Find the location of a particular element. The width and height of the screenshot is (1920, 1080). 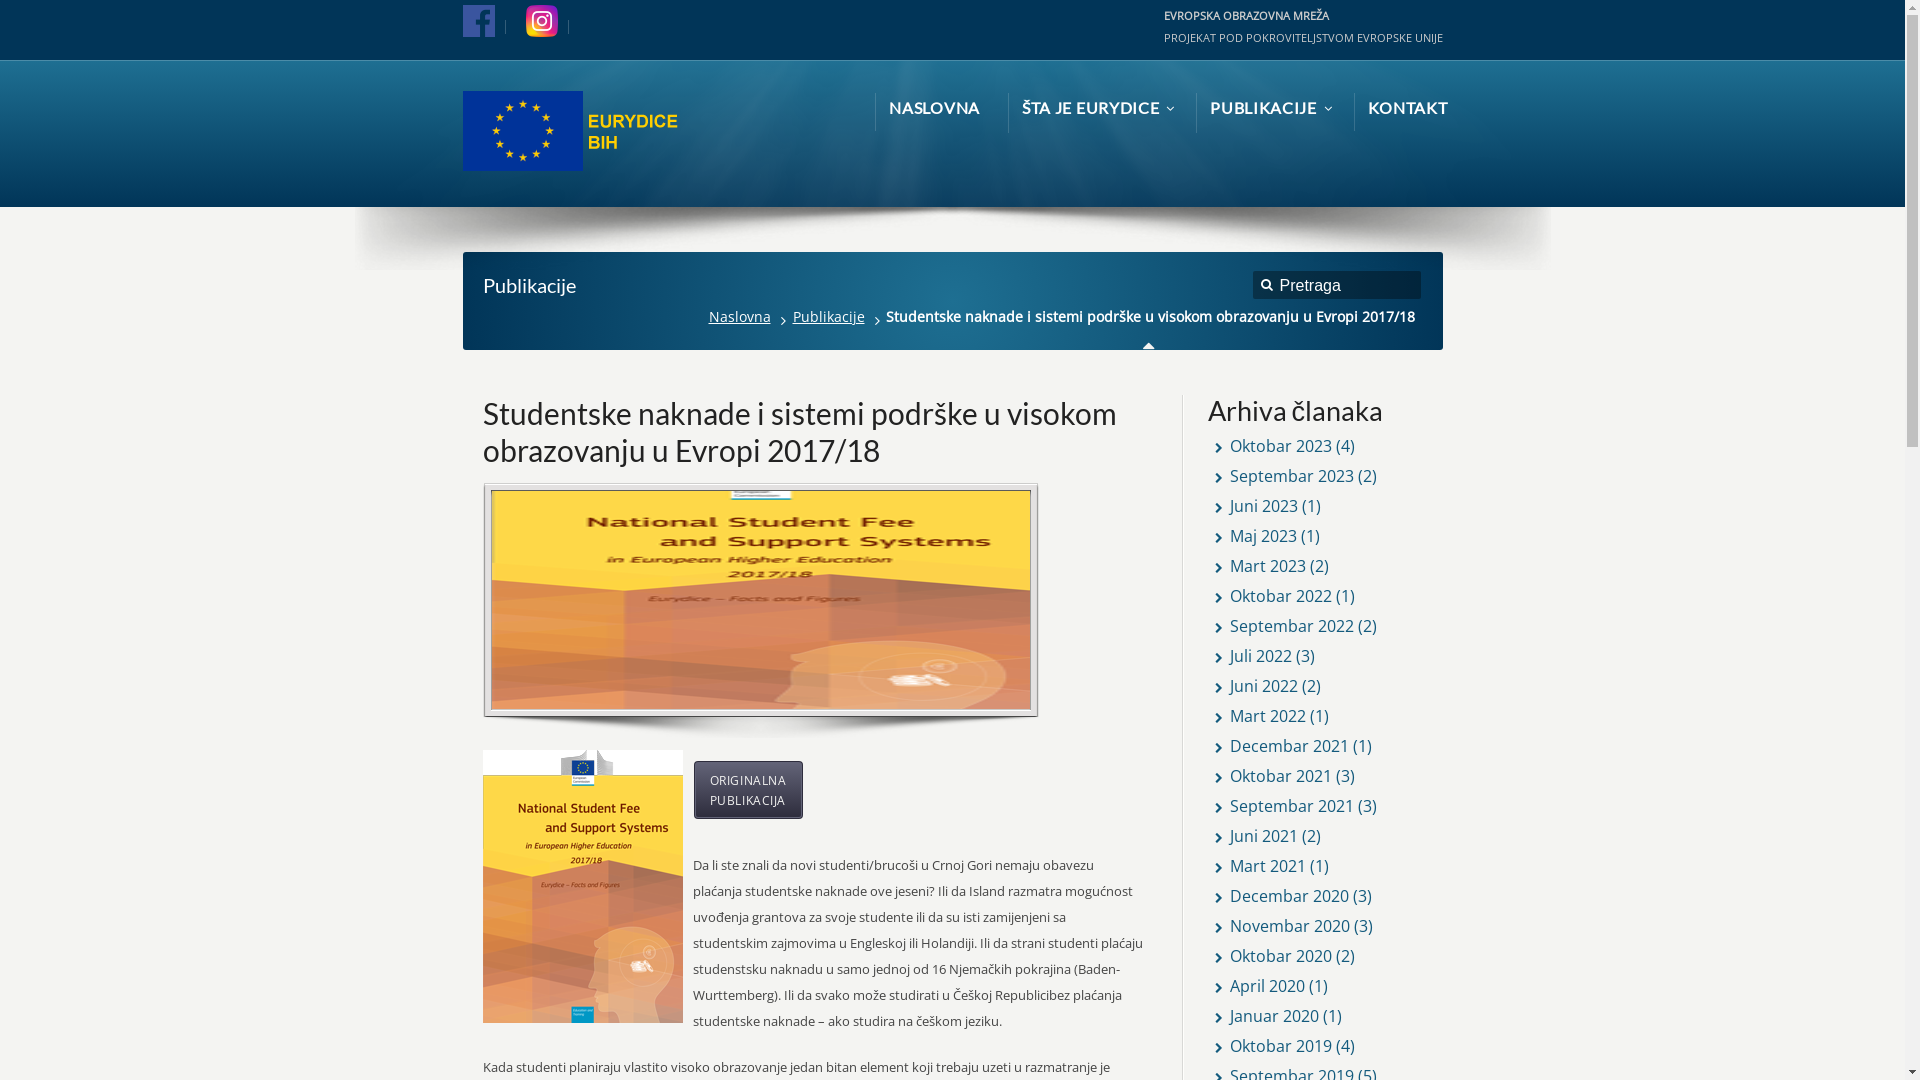

'Decembar 2020' is located at coordinates (1228, 894).